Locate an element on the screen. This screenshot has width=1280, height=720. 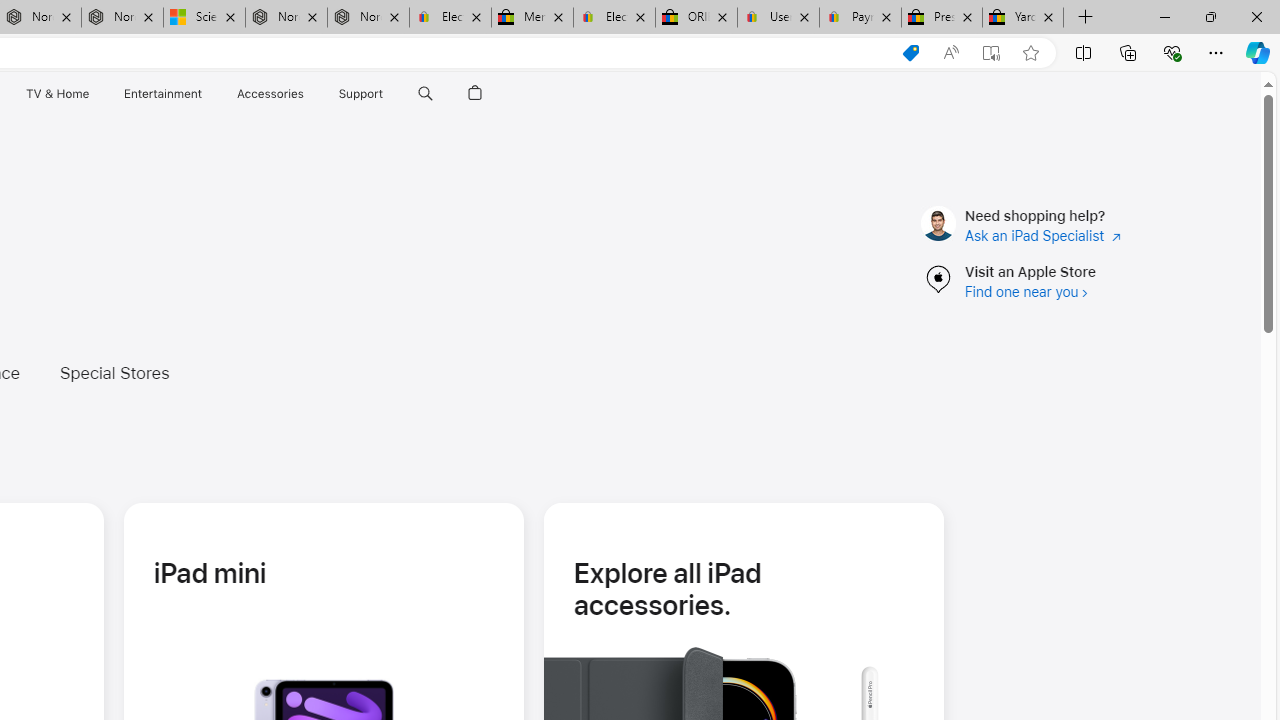
'Search apple.com' is located at coordinates (424, 93).